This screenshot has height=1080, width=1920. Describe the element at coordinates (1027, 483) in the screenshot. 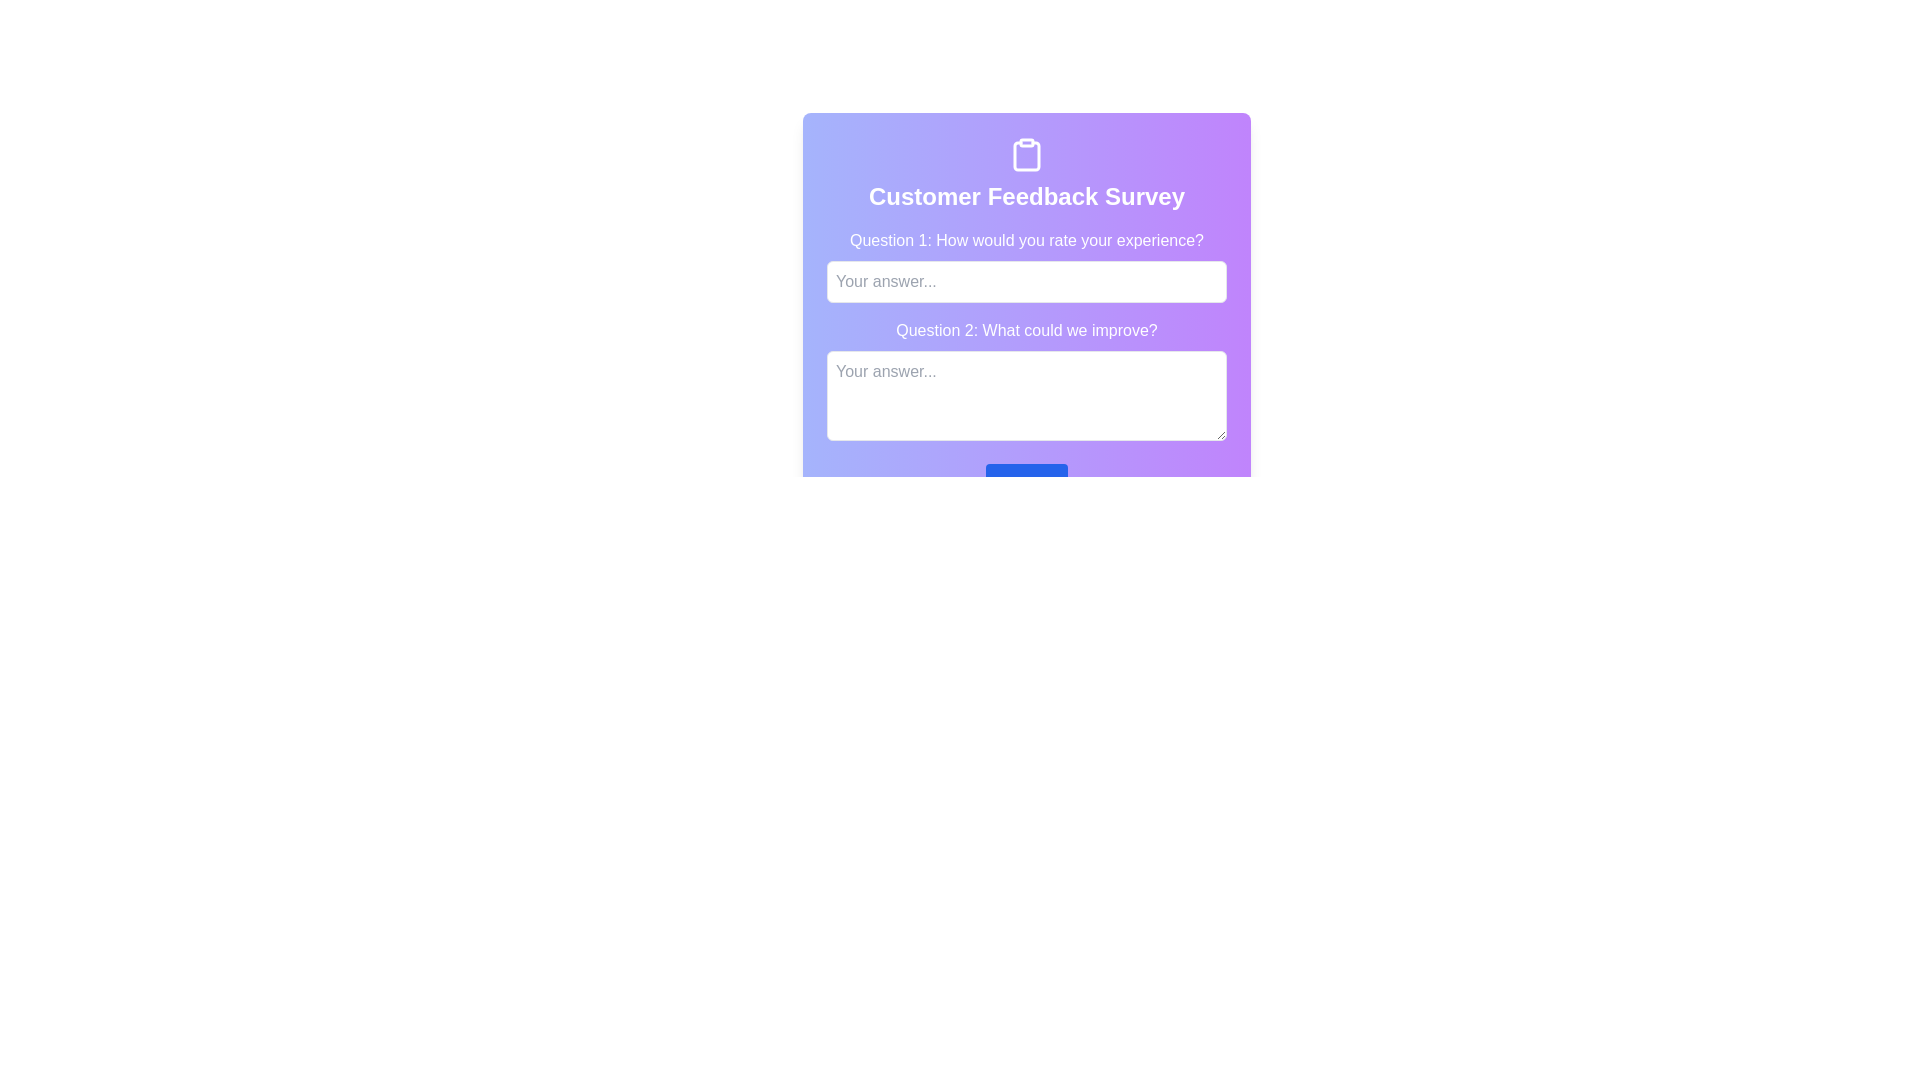

I see `the submit button of the feedback form` at that location.